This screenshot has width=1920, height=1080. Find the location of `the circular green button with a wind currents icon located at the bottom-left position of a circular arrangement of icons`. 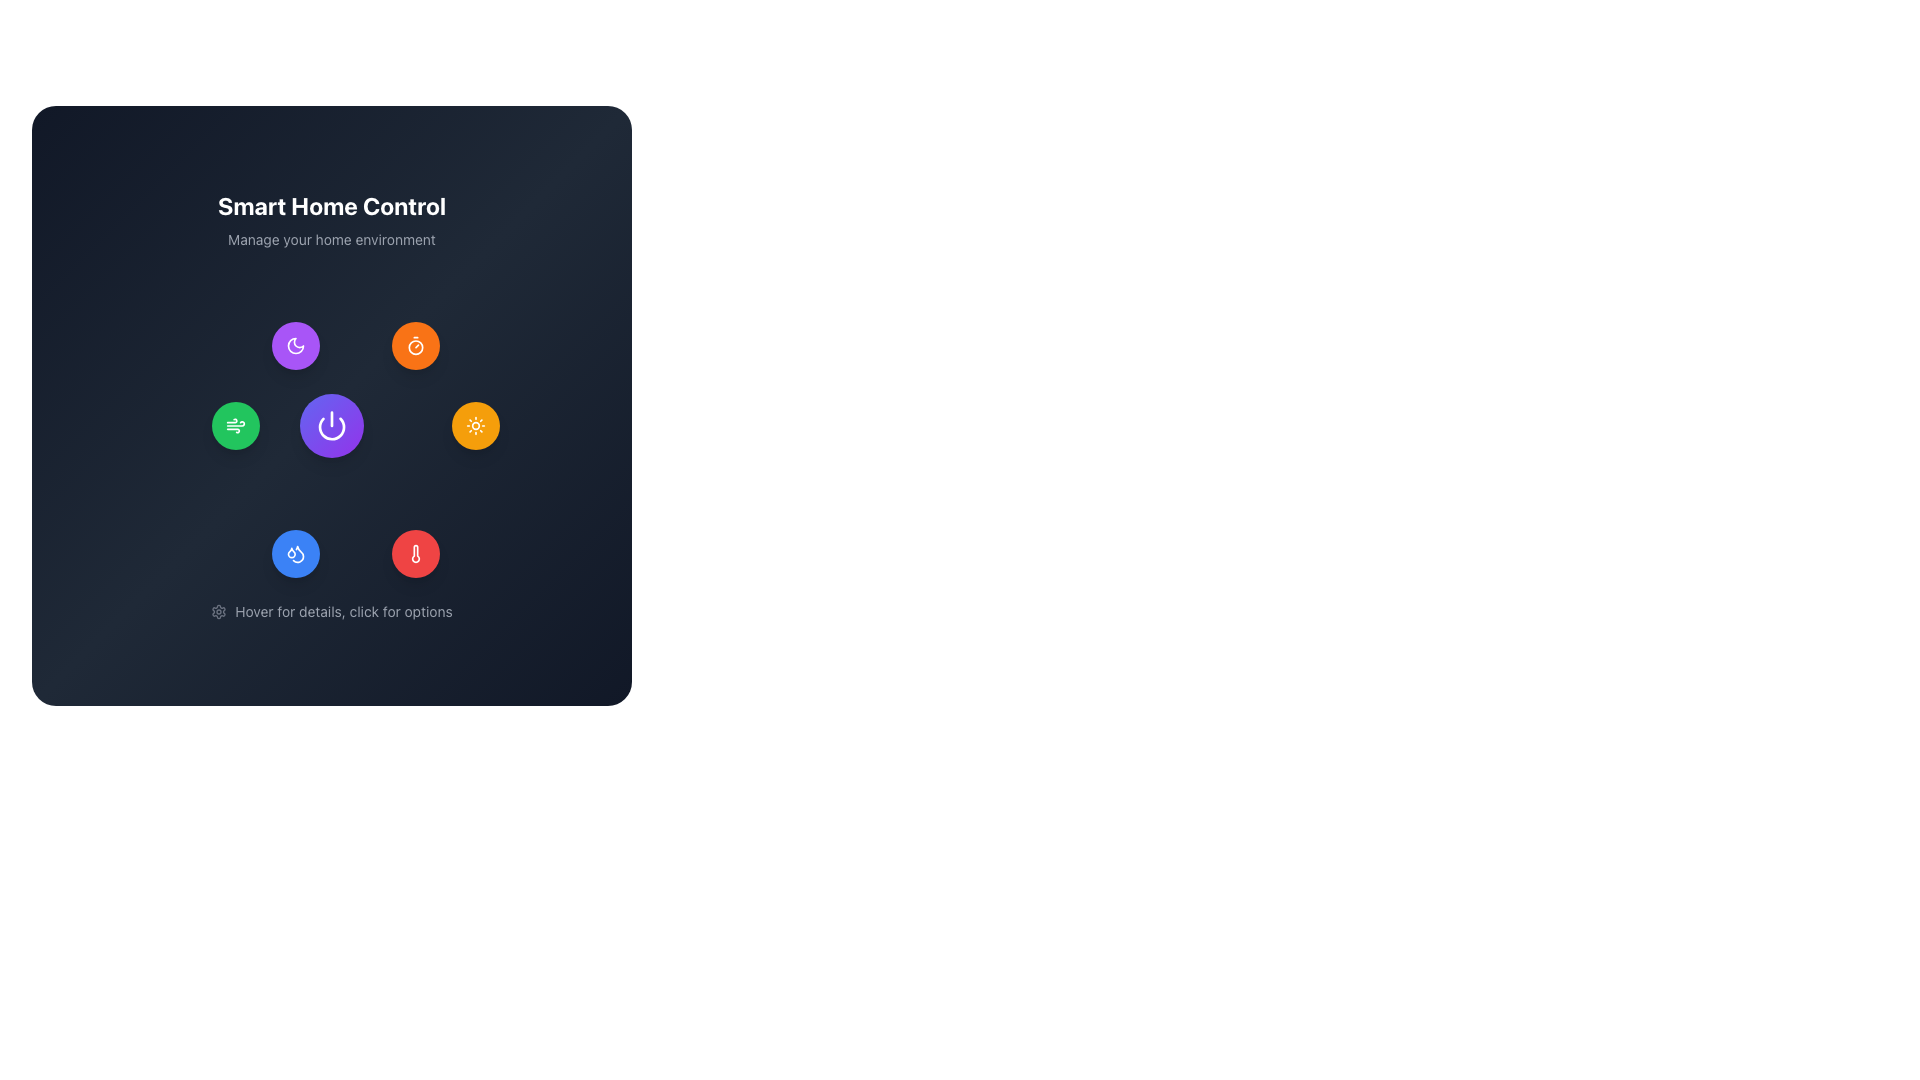

the circular green button with a wind currents icon located at the bottom-left position of a circular arrangement of icons is located at coordinates (235, 424).